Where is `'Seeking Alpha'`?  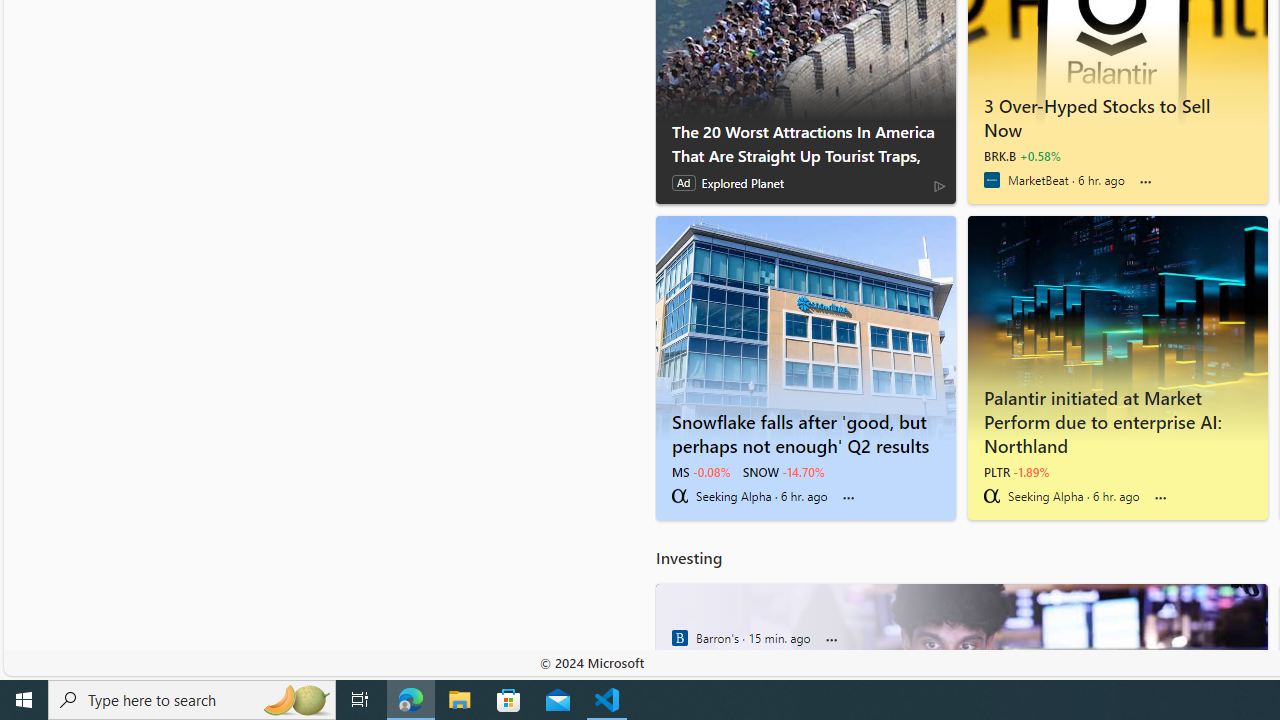 'Seeking Alpha' is located at coordinates (991, 495).